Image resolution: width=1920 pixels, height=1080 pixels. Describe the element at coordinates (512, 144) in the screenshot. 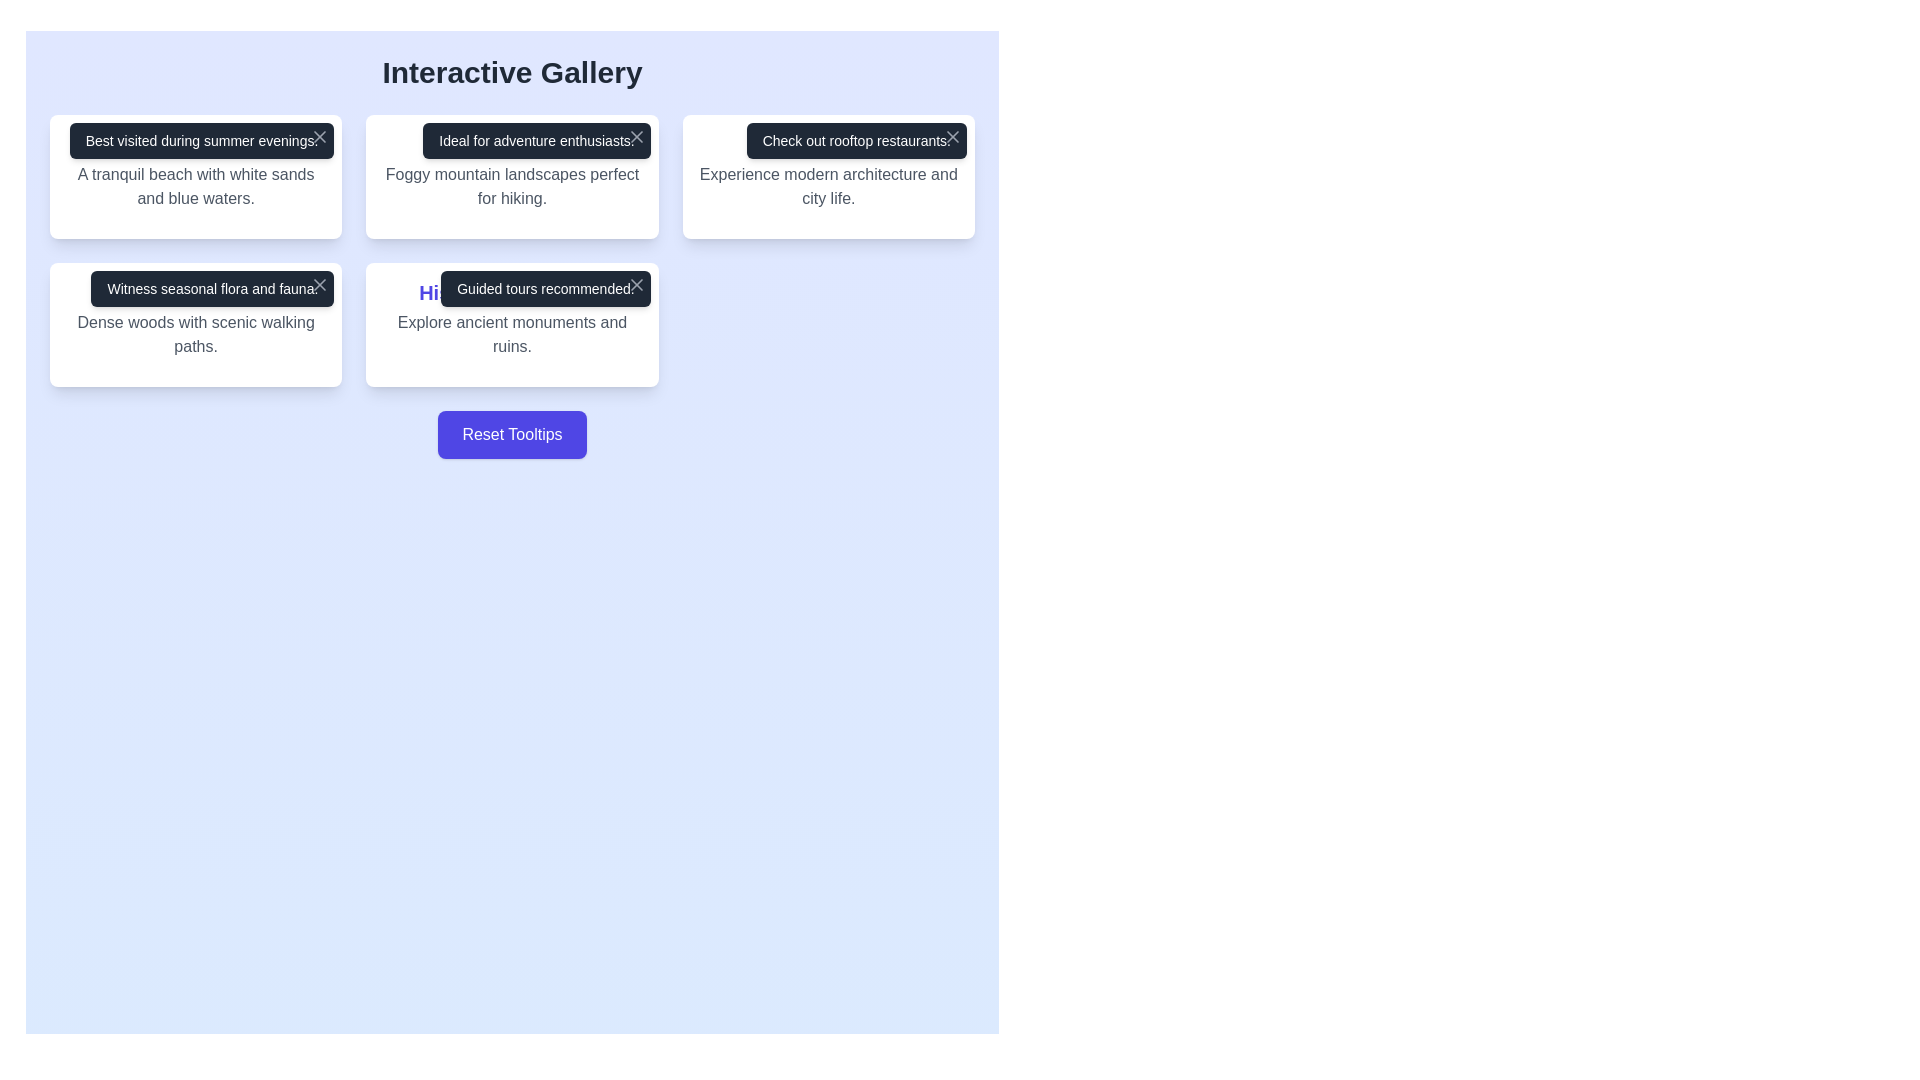

I see `the static text display element styled as a title that shows 'Mystic Mountains' in a large, bold, indigo font located at the upper part of a card-like section` at that location.